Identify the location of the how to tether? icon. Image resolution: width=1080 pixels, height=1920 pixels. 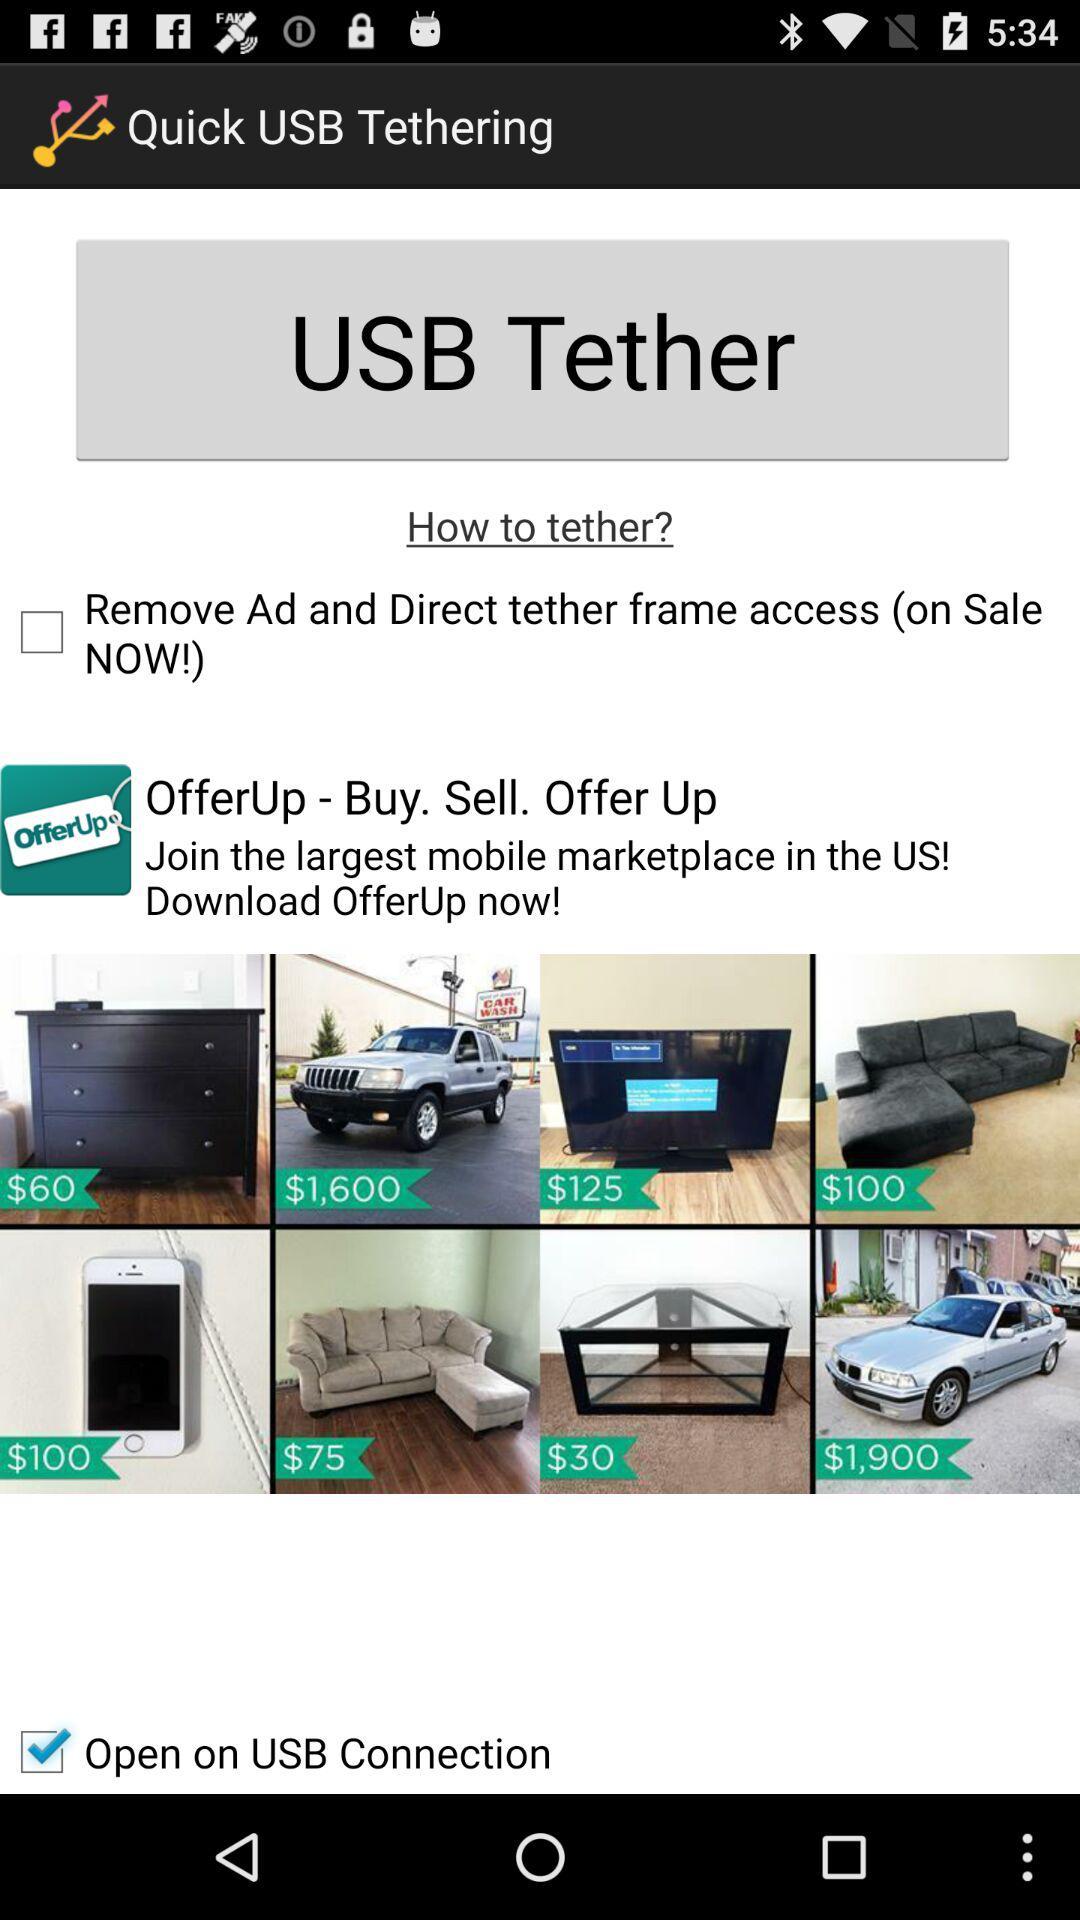
(540, 524).